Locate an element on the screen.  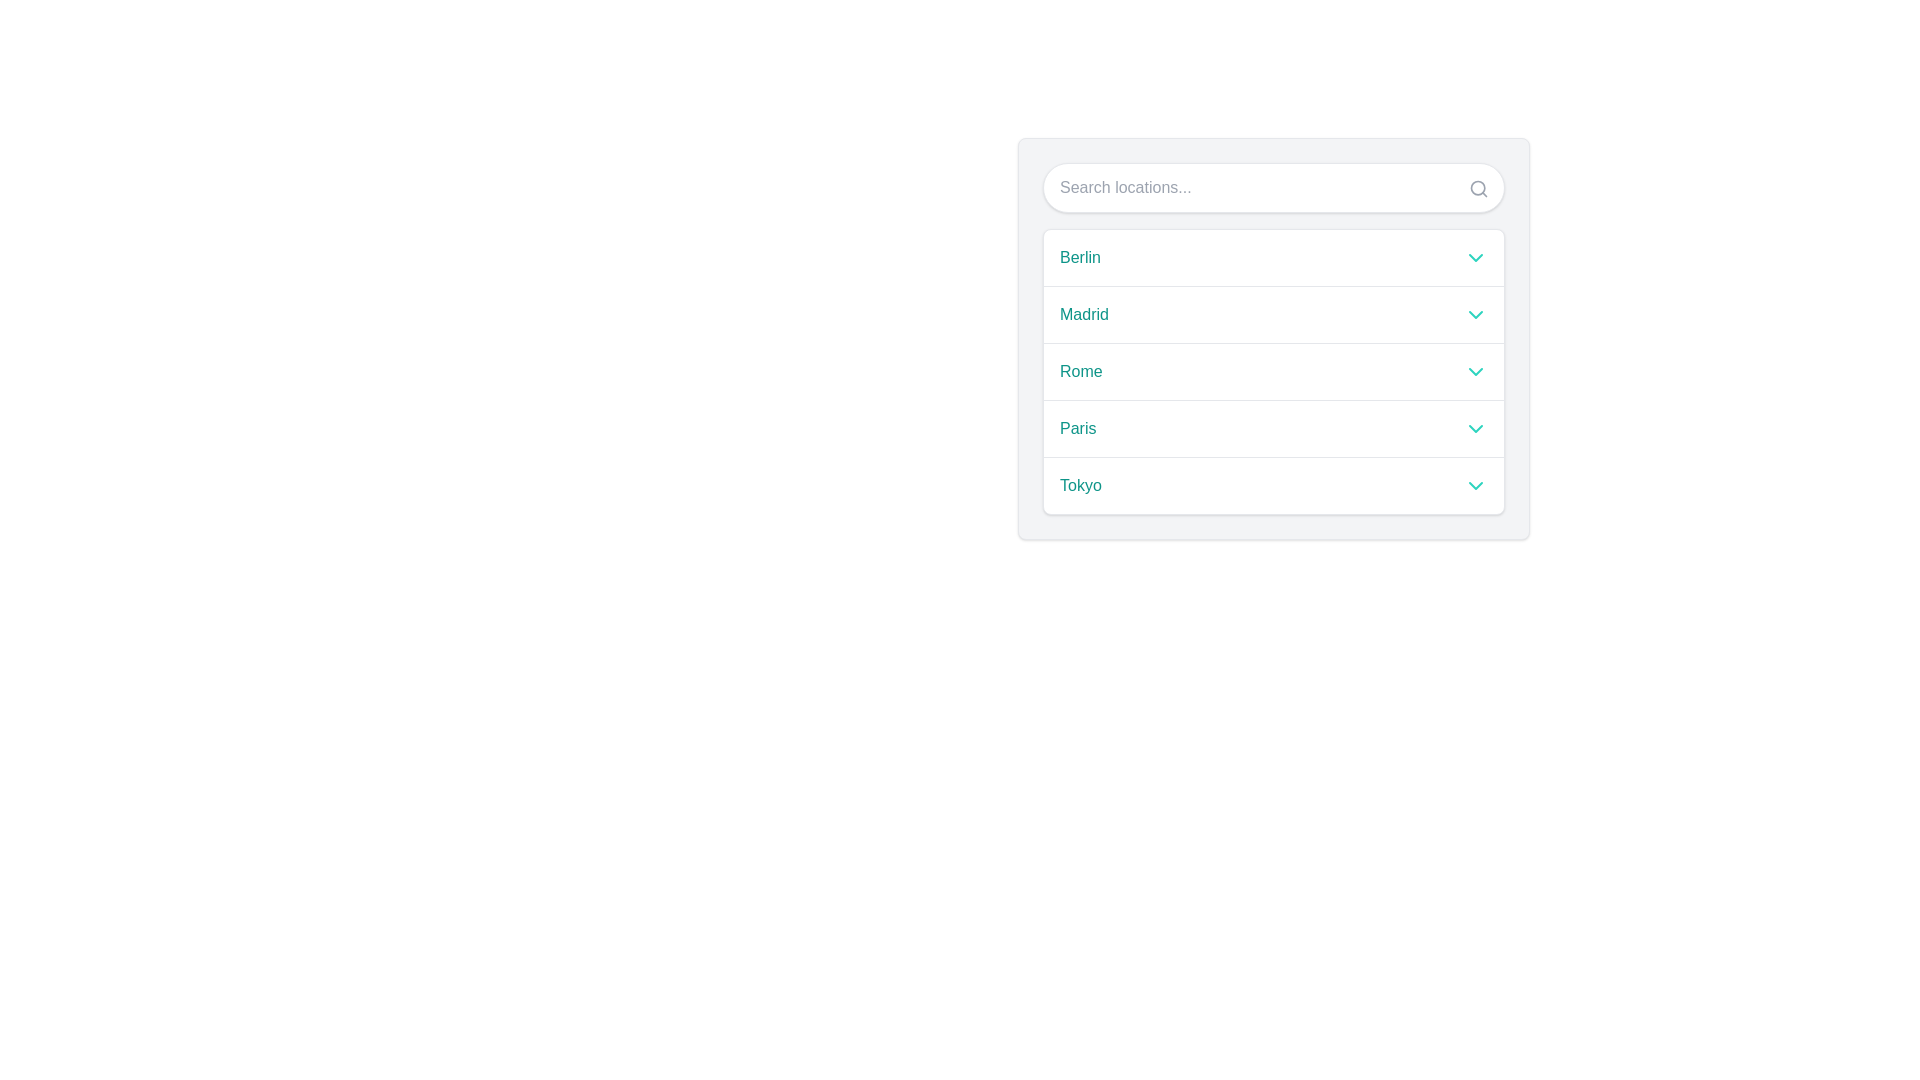
the second option in the dropdown menu labeled 'Madrid' is located at coordinates (1272, 313).